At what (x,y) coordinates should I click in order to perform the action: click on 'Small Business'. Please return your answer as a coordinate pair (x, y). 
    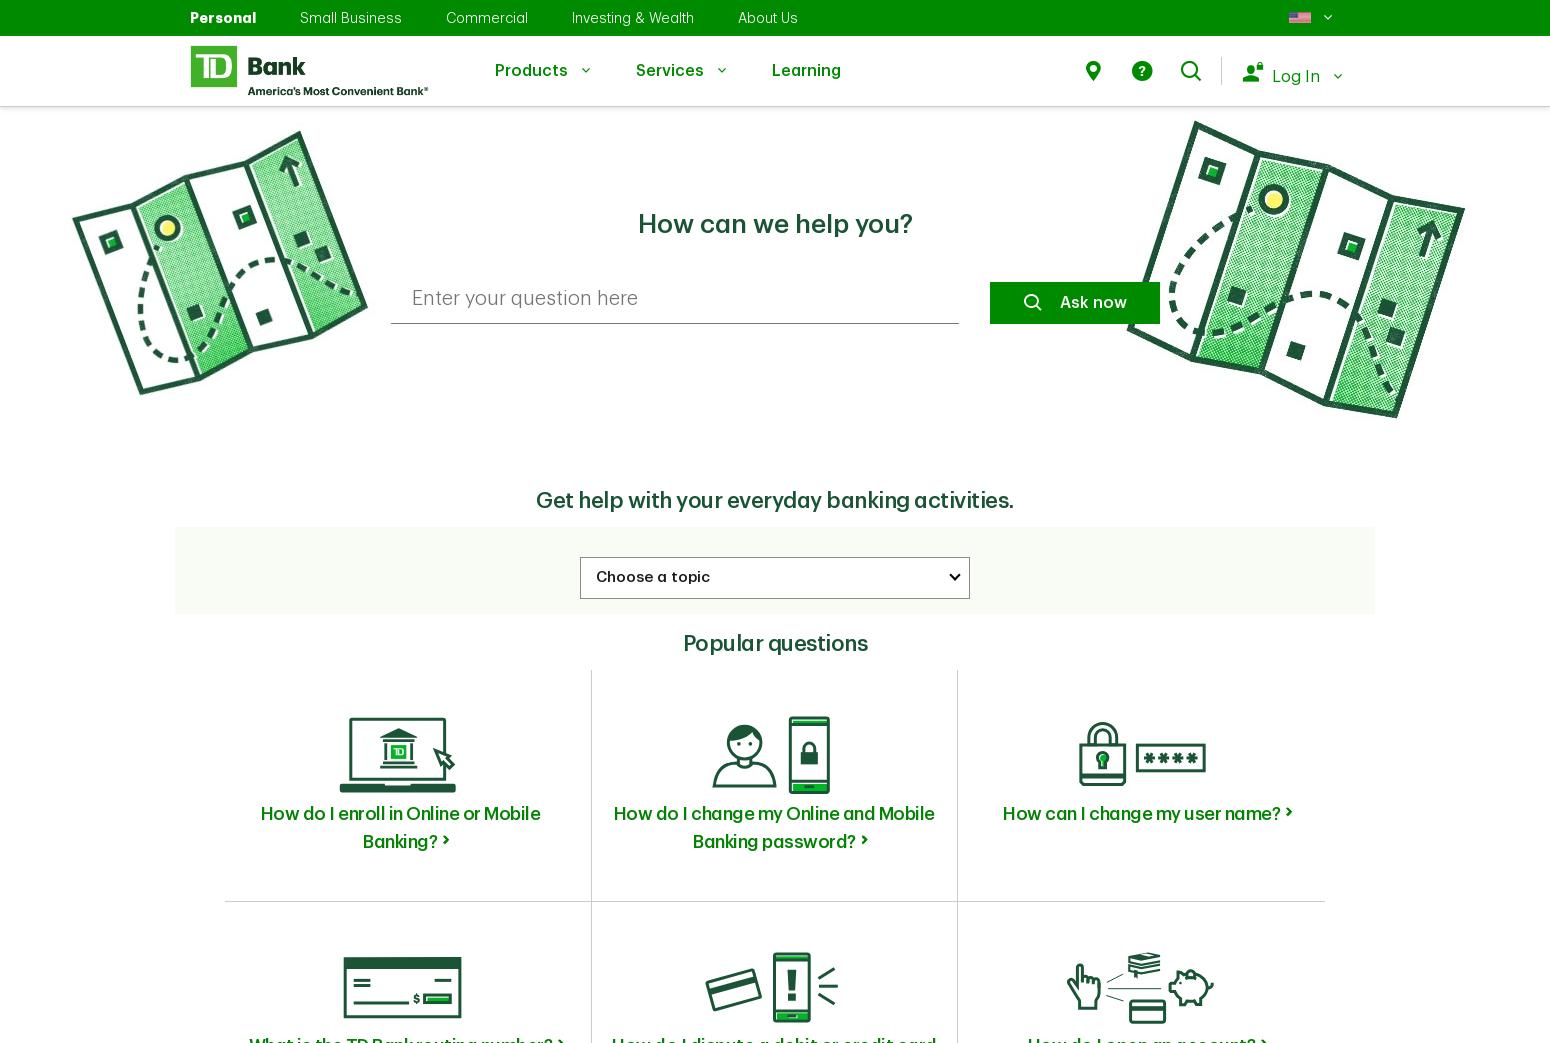
    Looking at the image, I should click on (350, 17).